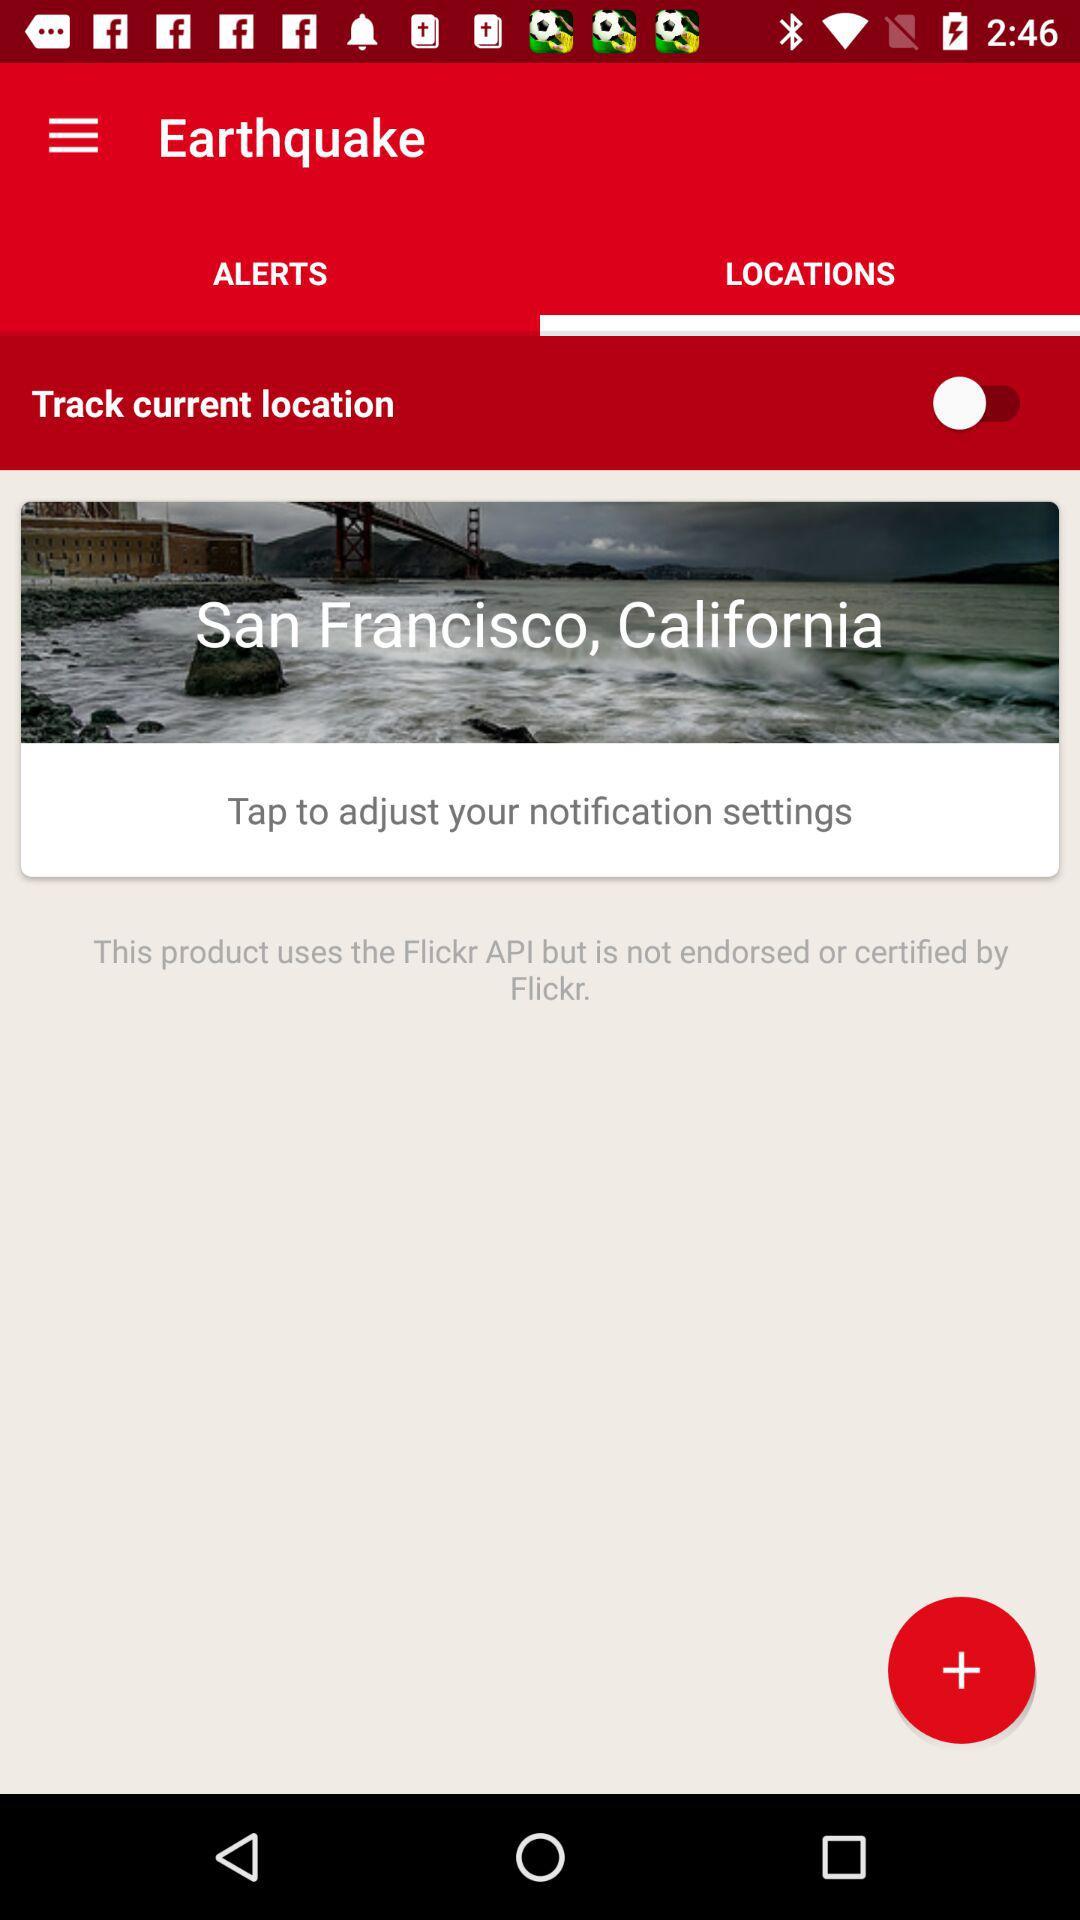 The image size is (1080, 1920). I want to click on the alerts item, so click(270, 272).